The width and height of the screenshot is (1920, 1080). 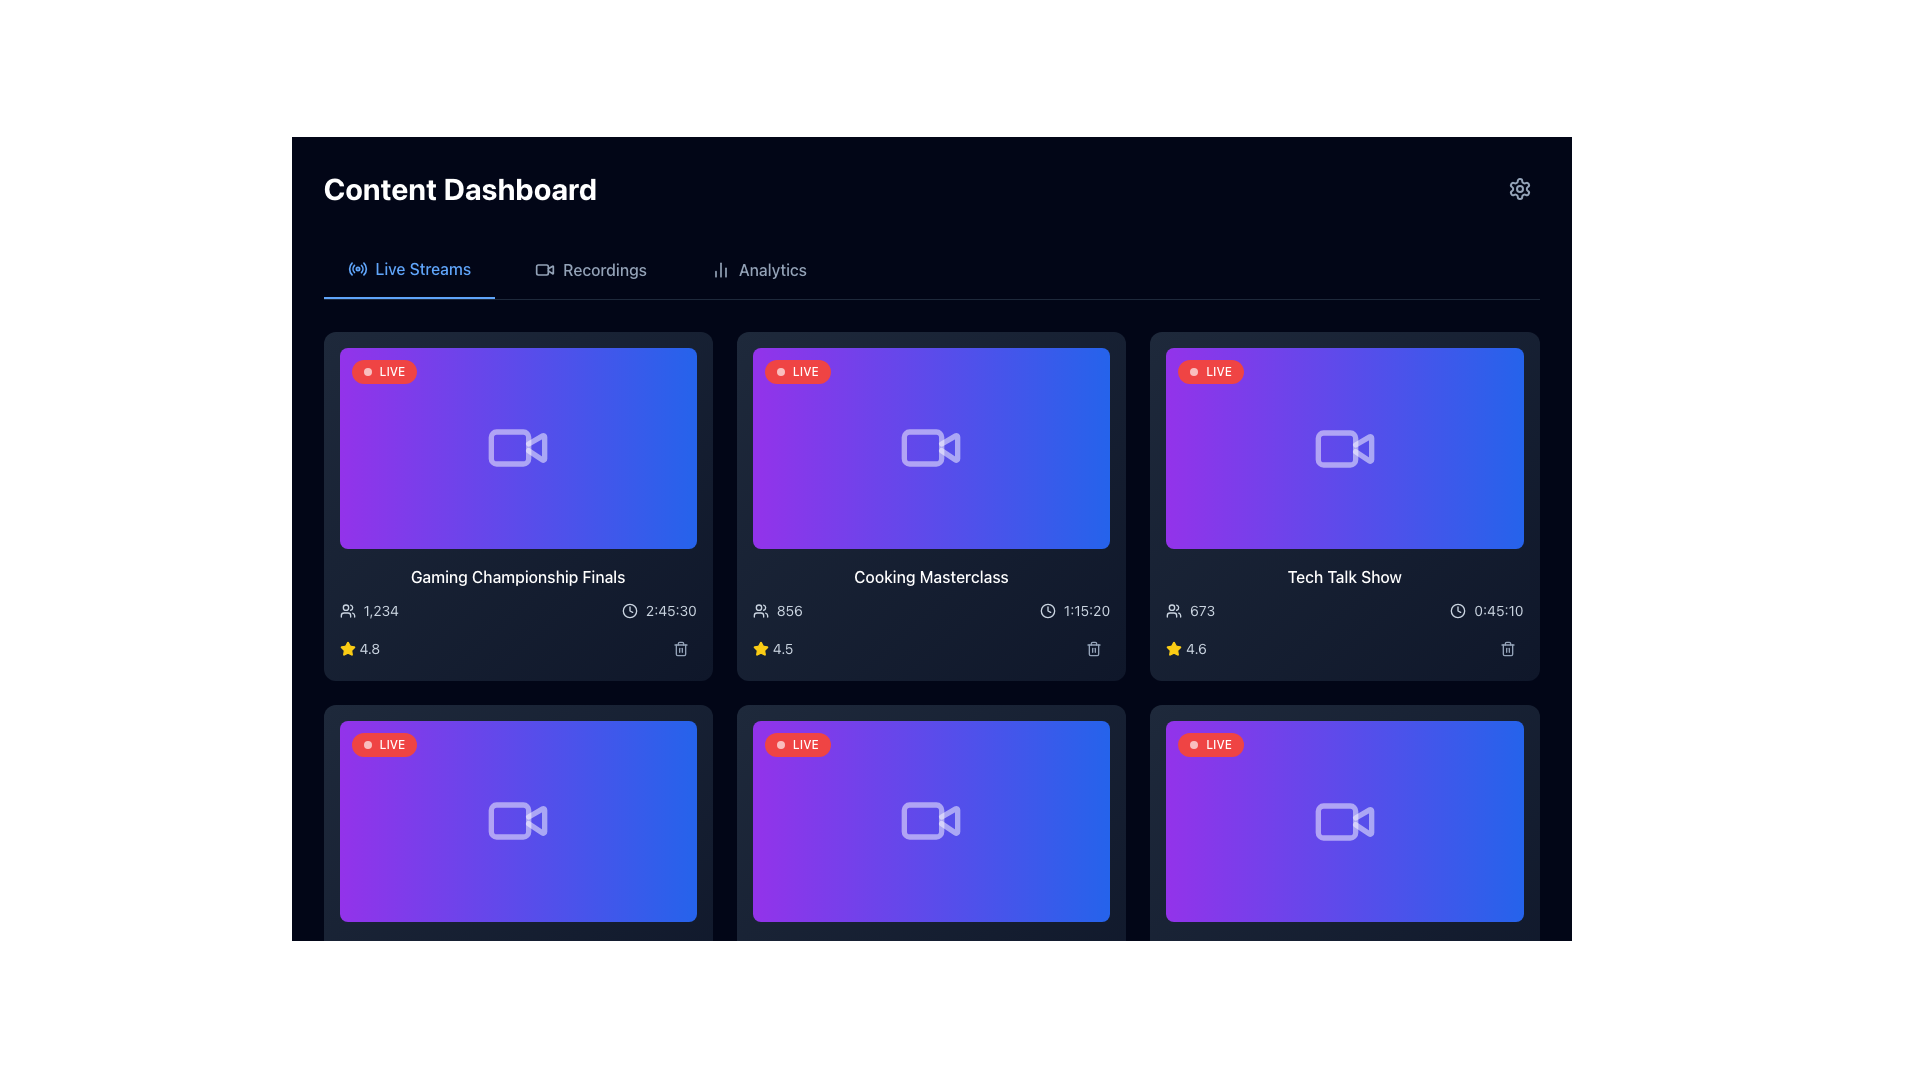 What do you see at coordinates (930, 821) in the screenshot?
I see `the video camera icon with a rounded rectangular body and triangular lens, located in the center of the bottom-middle card of the content dashboard, which has a 'LIVE' label in the top-left corner` at bounding box center [930, 821].